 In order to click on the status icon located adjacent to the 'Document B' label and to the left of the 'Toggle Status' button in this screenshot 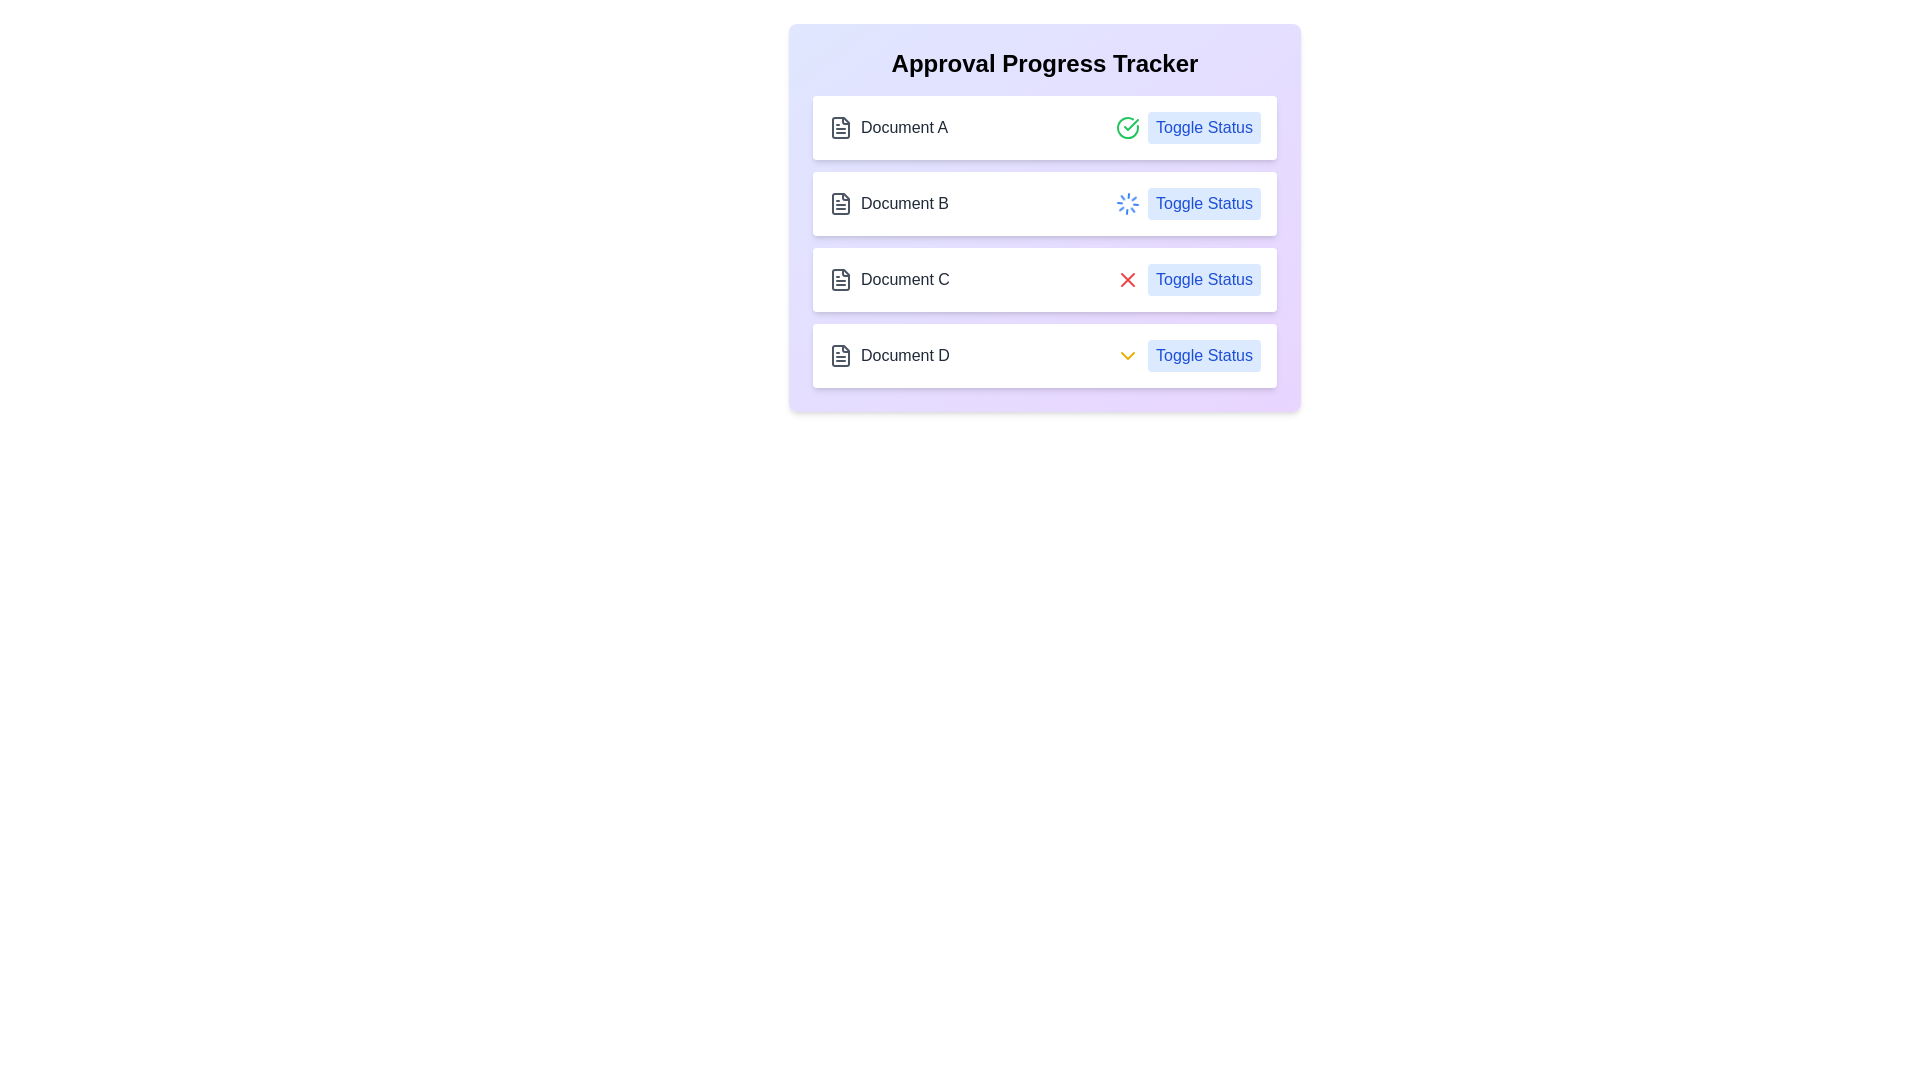, I will do `click(1128, 204)`.